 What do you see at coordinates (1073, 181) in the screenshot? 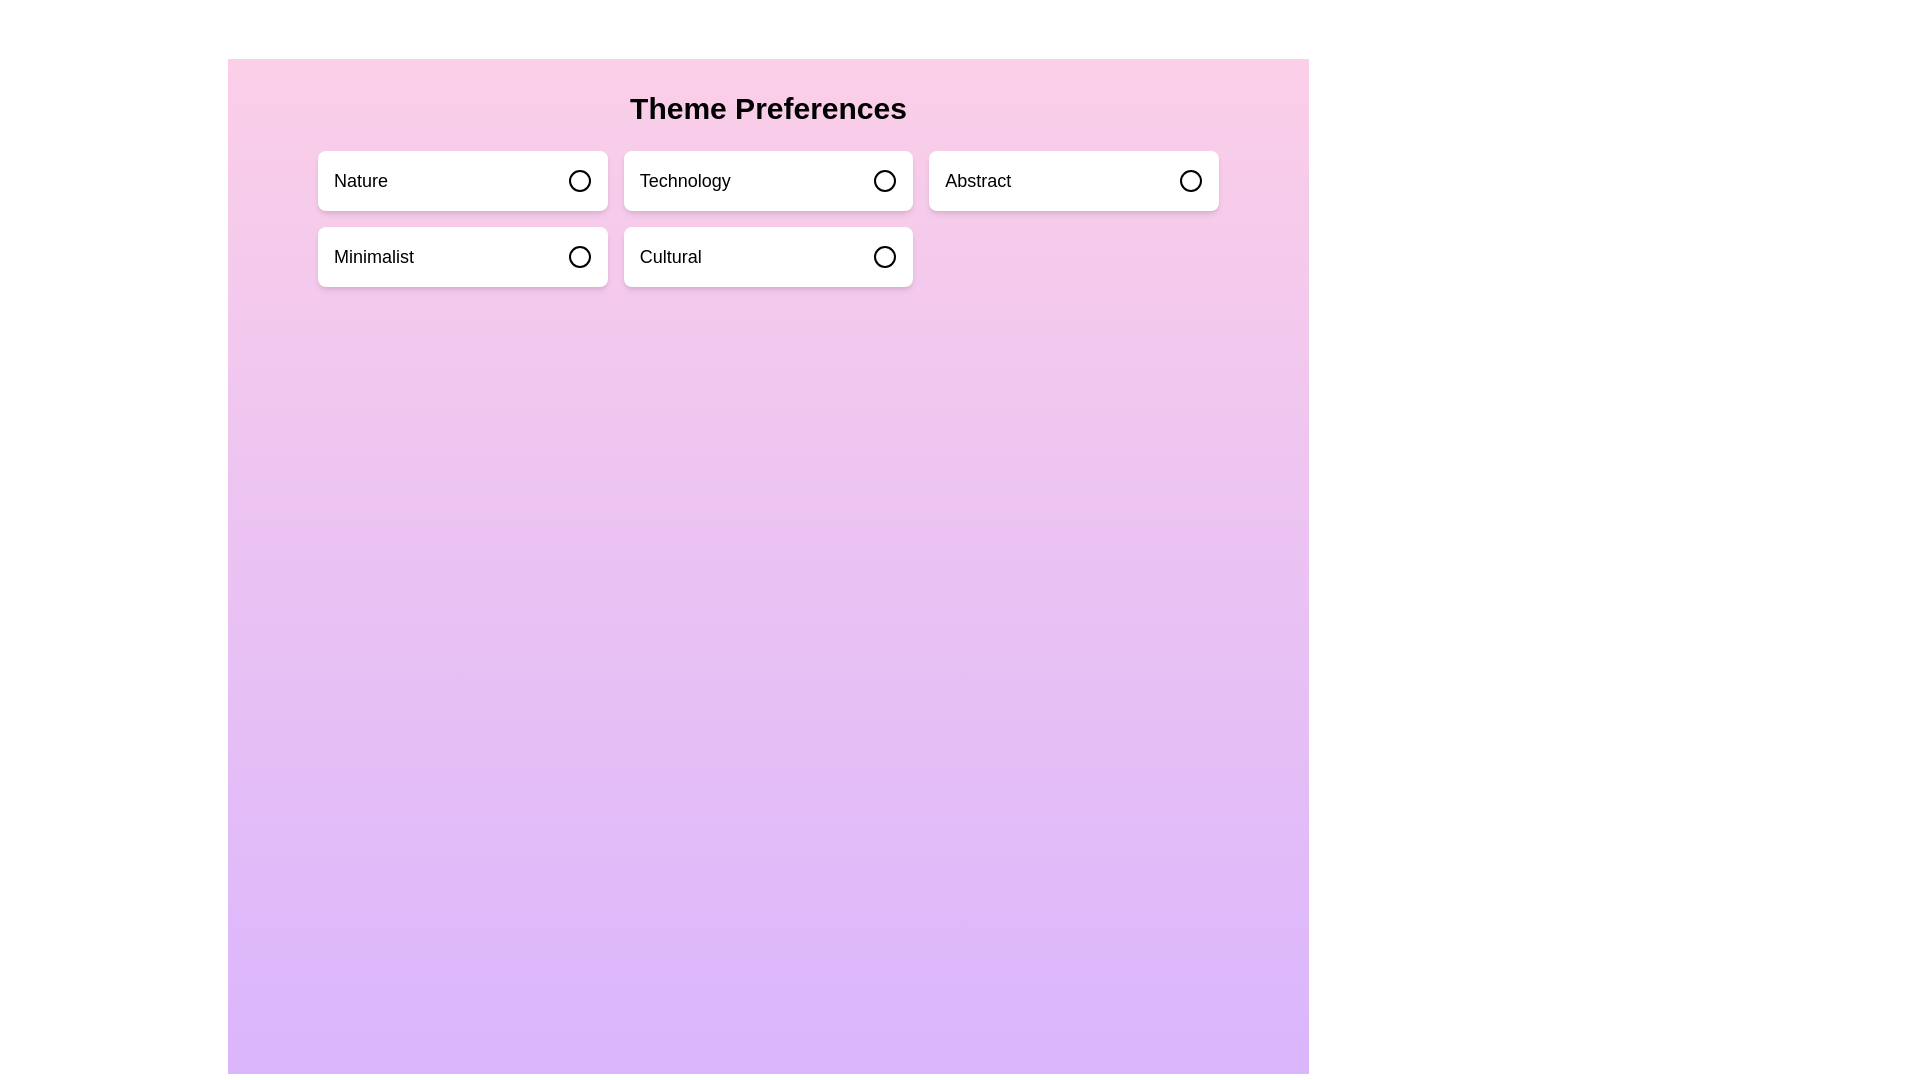
I see `the theme box labeled Abstract` at bounding box center [1073, 181].